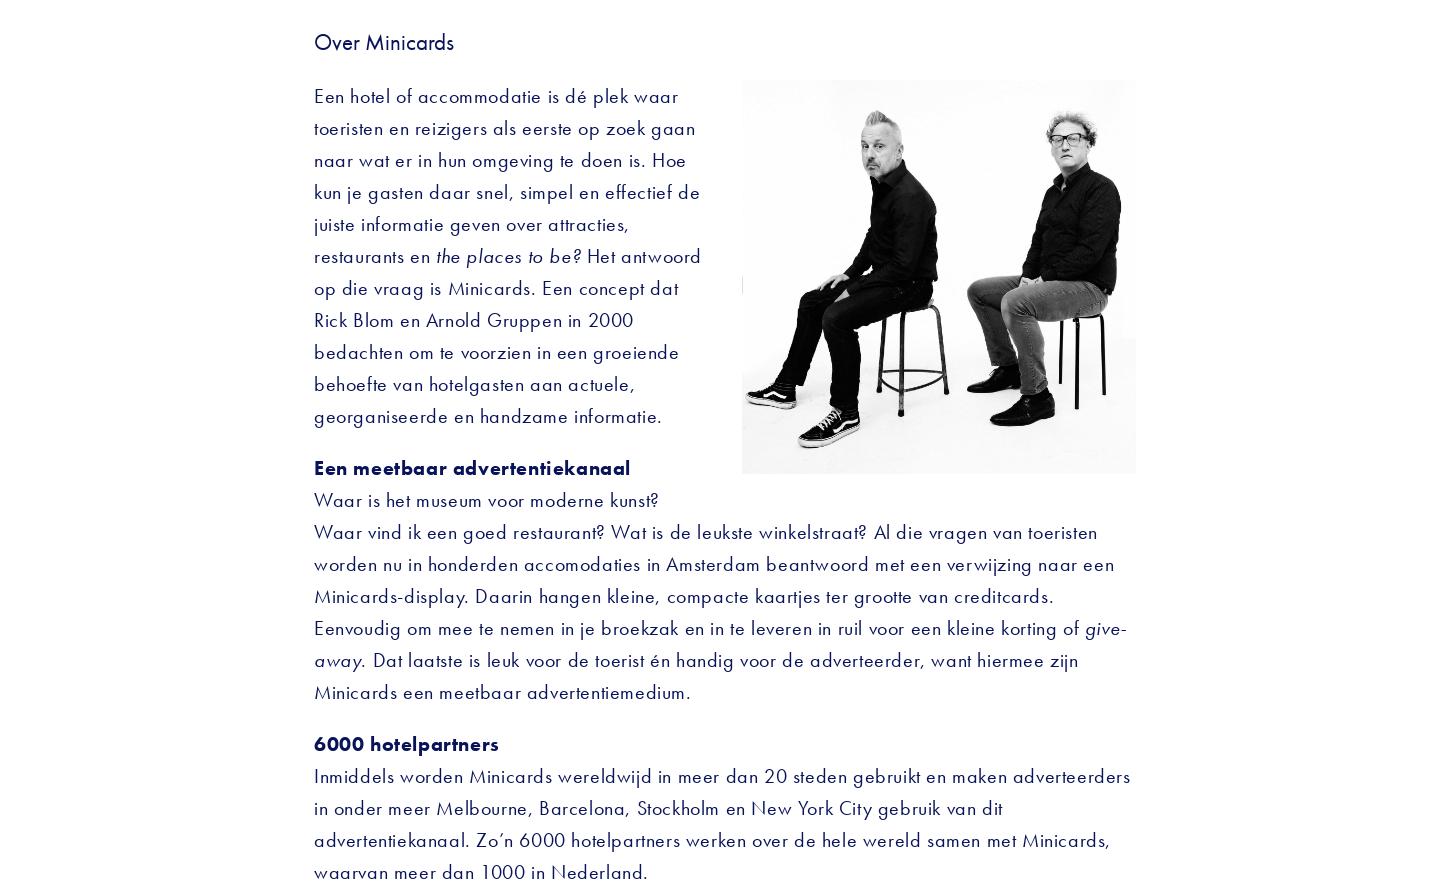 This screenshot has width=1450, height=884. I want to click on 'Het antwoord op die vraag is Minicards. Een concept dat Rick Blom en Arnold Gruppen in 2000 bedachten om te voorzien in een groeiende behoefte van hotelgasten aan actuele, georganiseerde en handzame informatie.', so click(314, 334).